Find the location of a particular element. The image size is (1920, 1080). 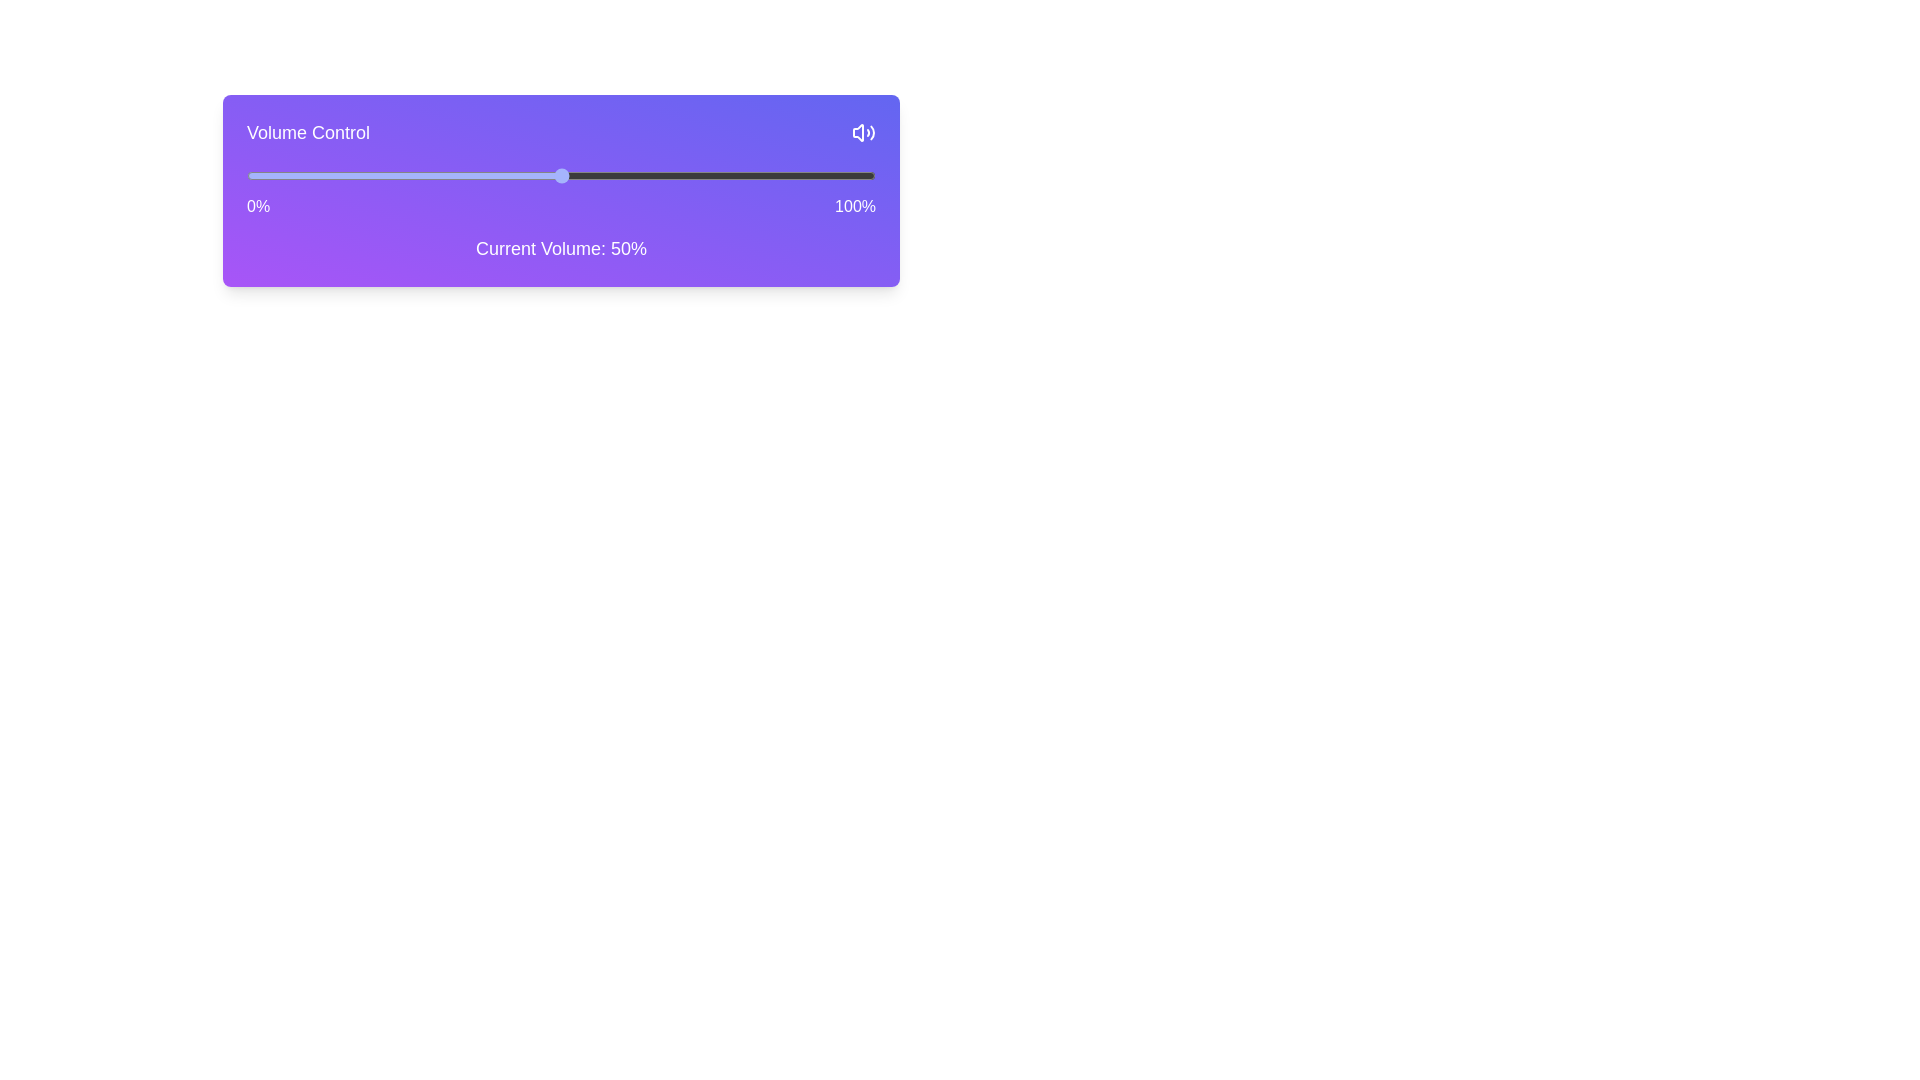

the text label displaying the current volume level of 50%, located at the bottom of the Volume Control widget is located at coordinates (560, 248).